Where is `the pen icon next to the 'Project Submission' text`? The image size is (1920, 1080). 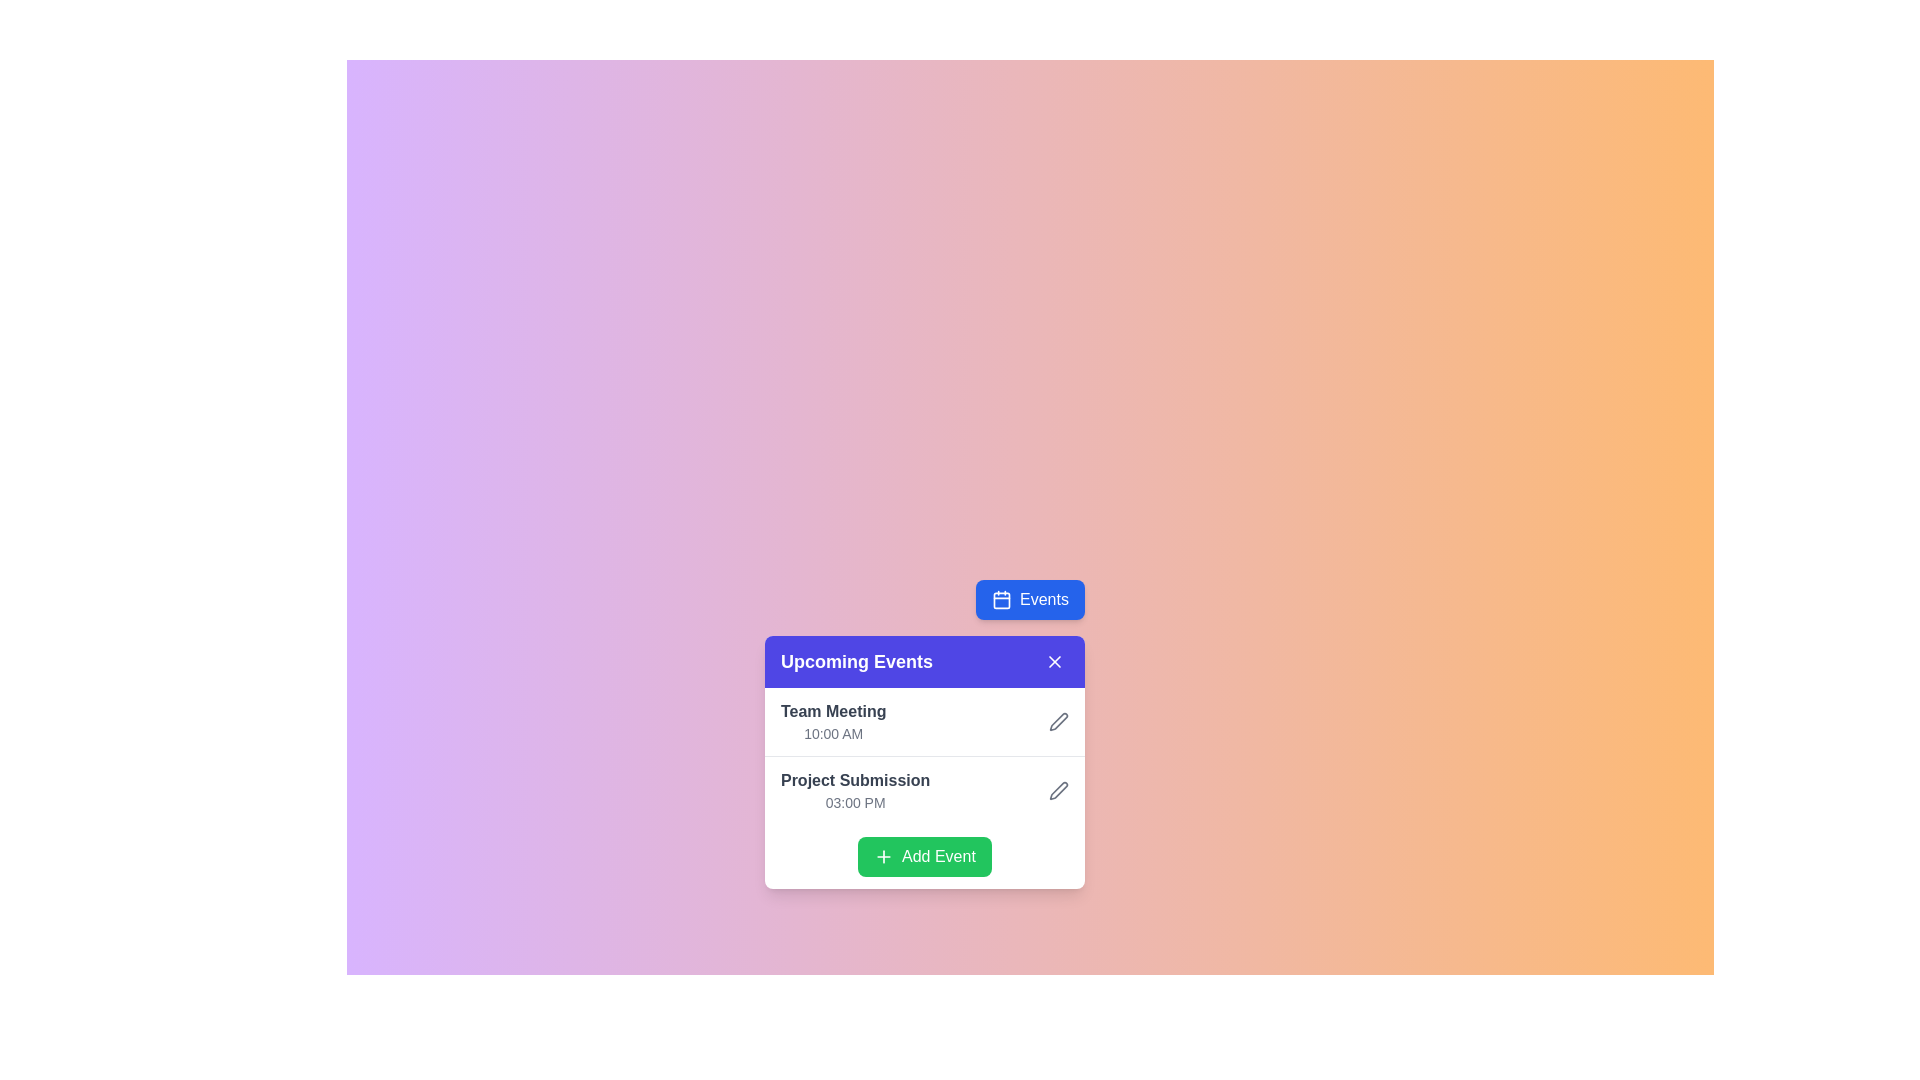
the pen icon next to the 'Project Submission' text is located at coordinates (1057, 789).